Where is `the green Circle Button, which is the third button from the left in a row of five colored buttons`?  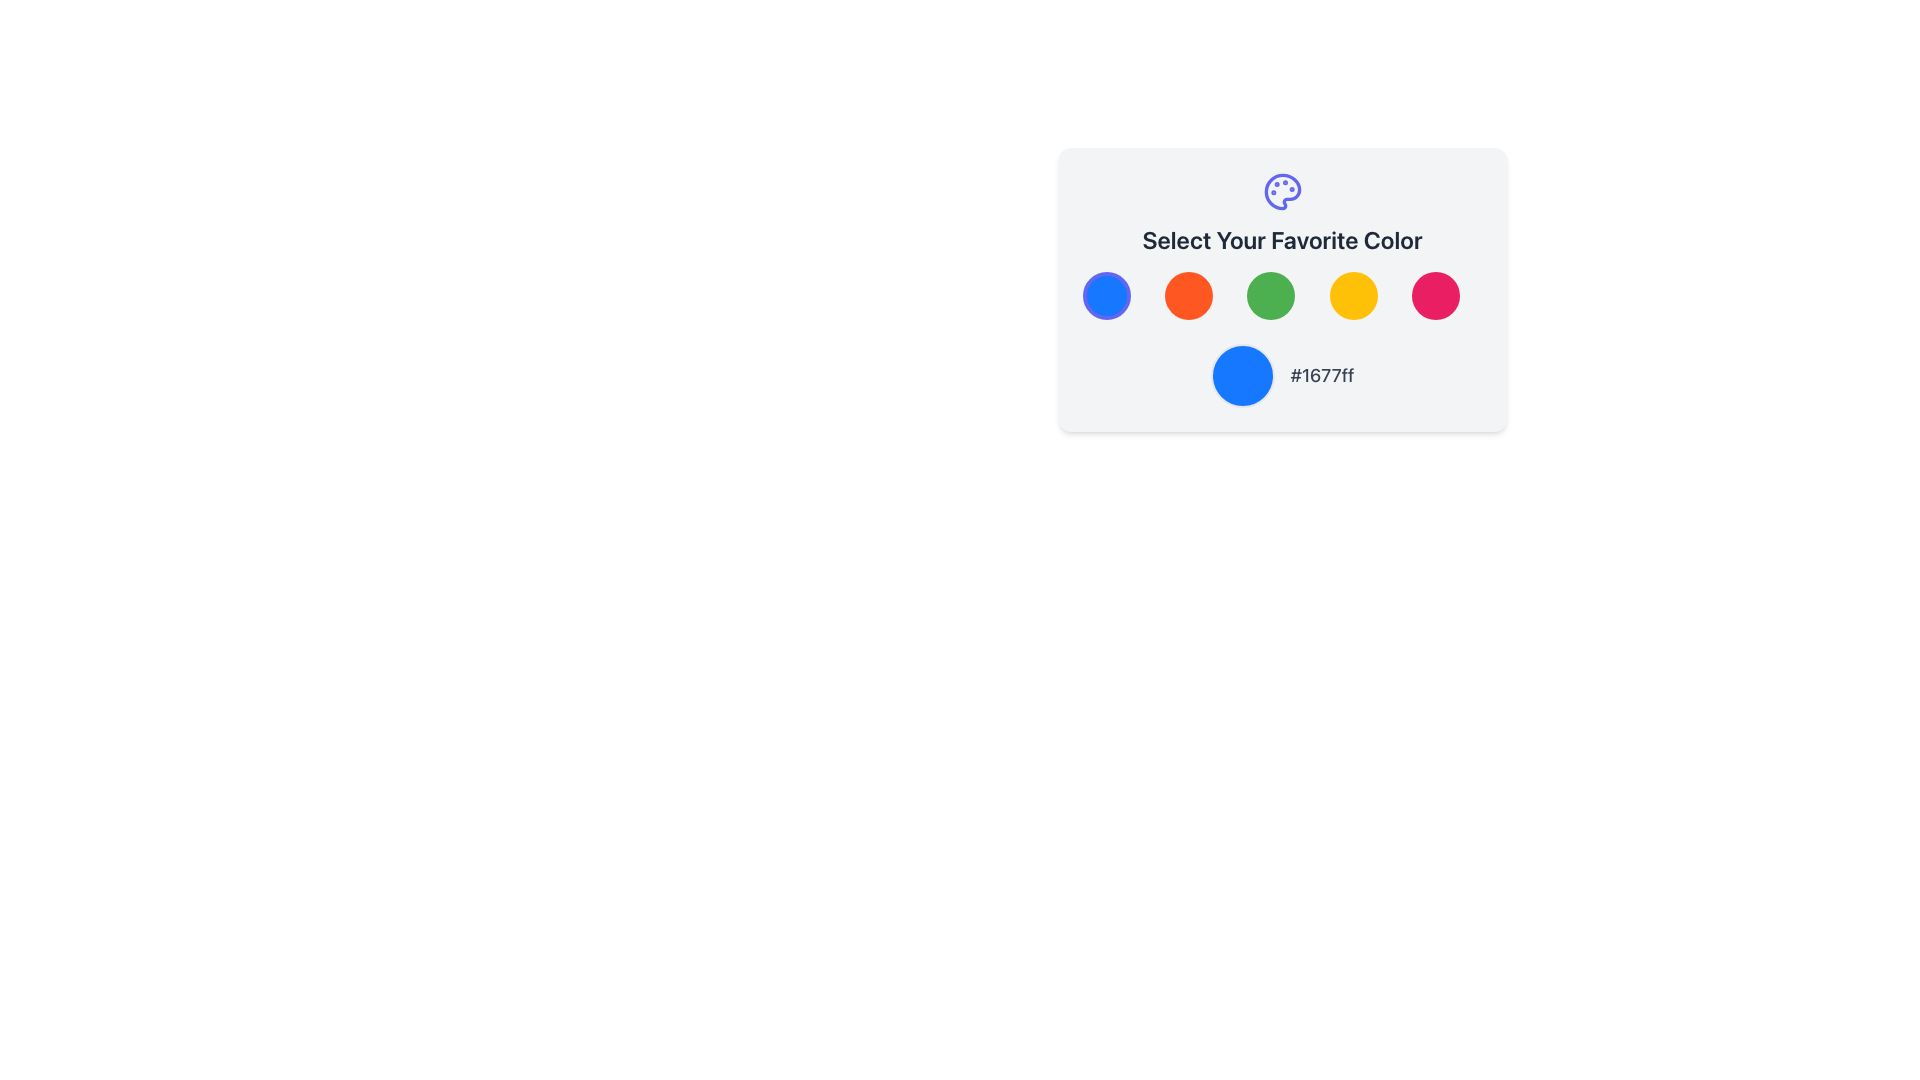 the green Circle Button, which is the third button from the left in a row of five colored buttons is located at coordinates (1282, 289).